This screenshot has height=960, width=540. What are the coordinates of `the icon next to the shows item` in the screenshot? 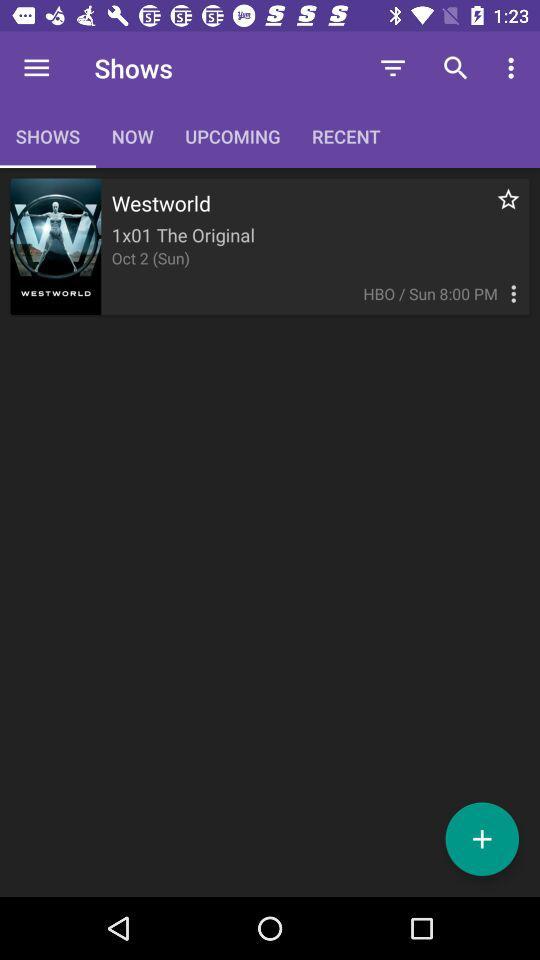 It's located at (36, 68).